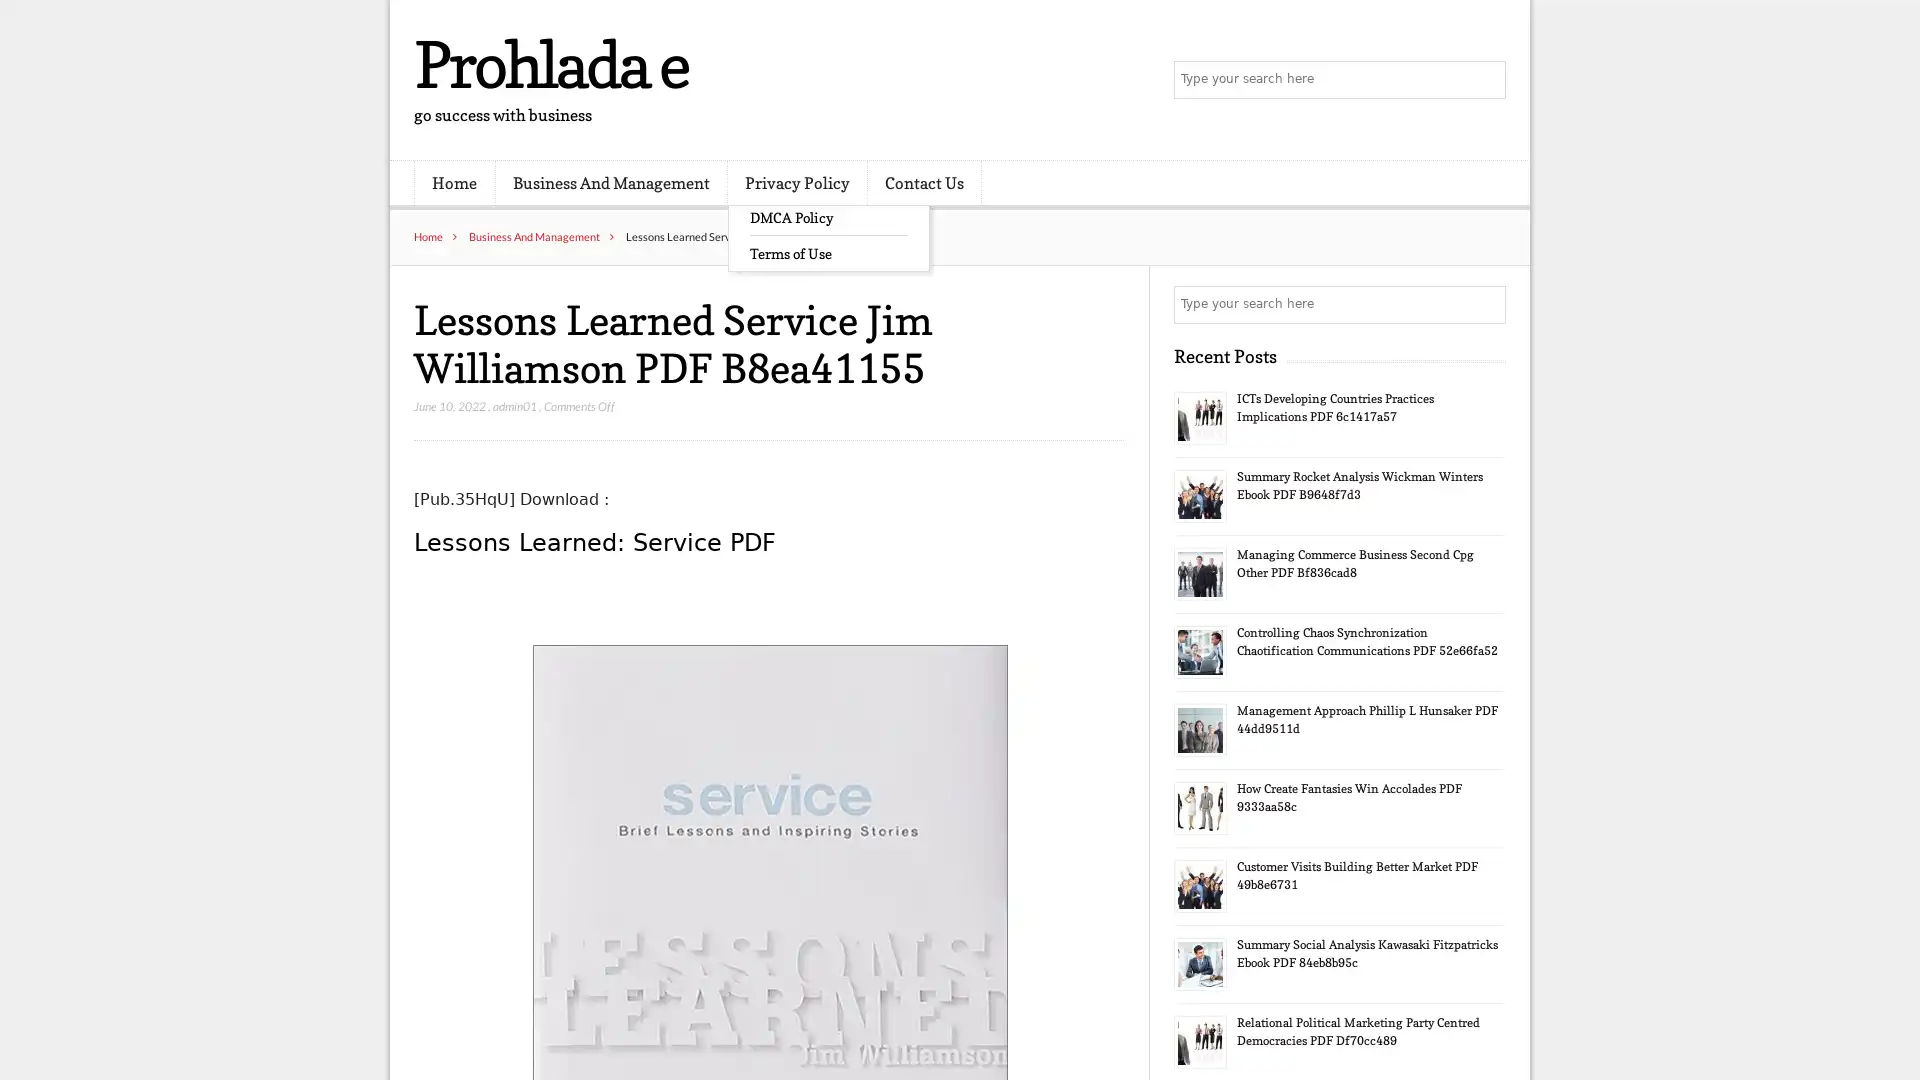 This screenshot has height=1080, width=1920. What do you see at coordinates (1485, 304) in the screenshot?
I see `Search` at bounding box center [1485, 304].